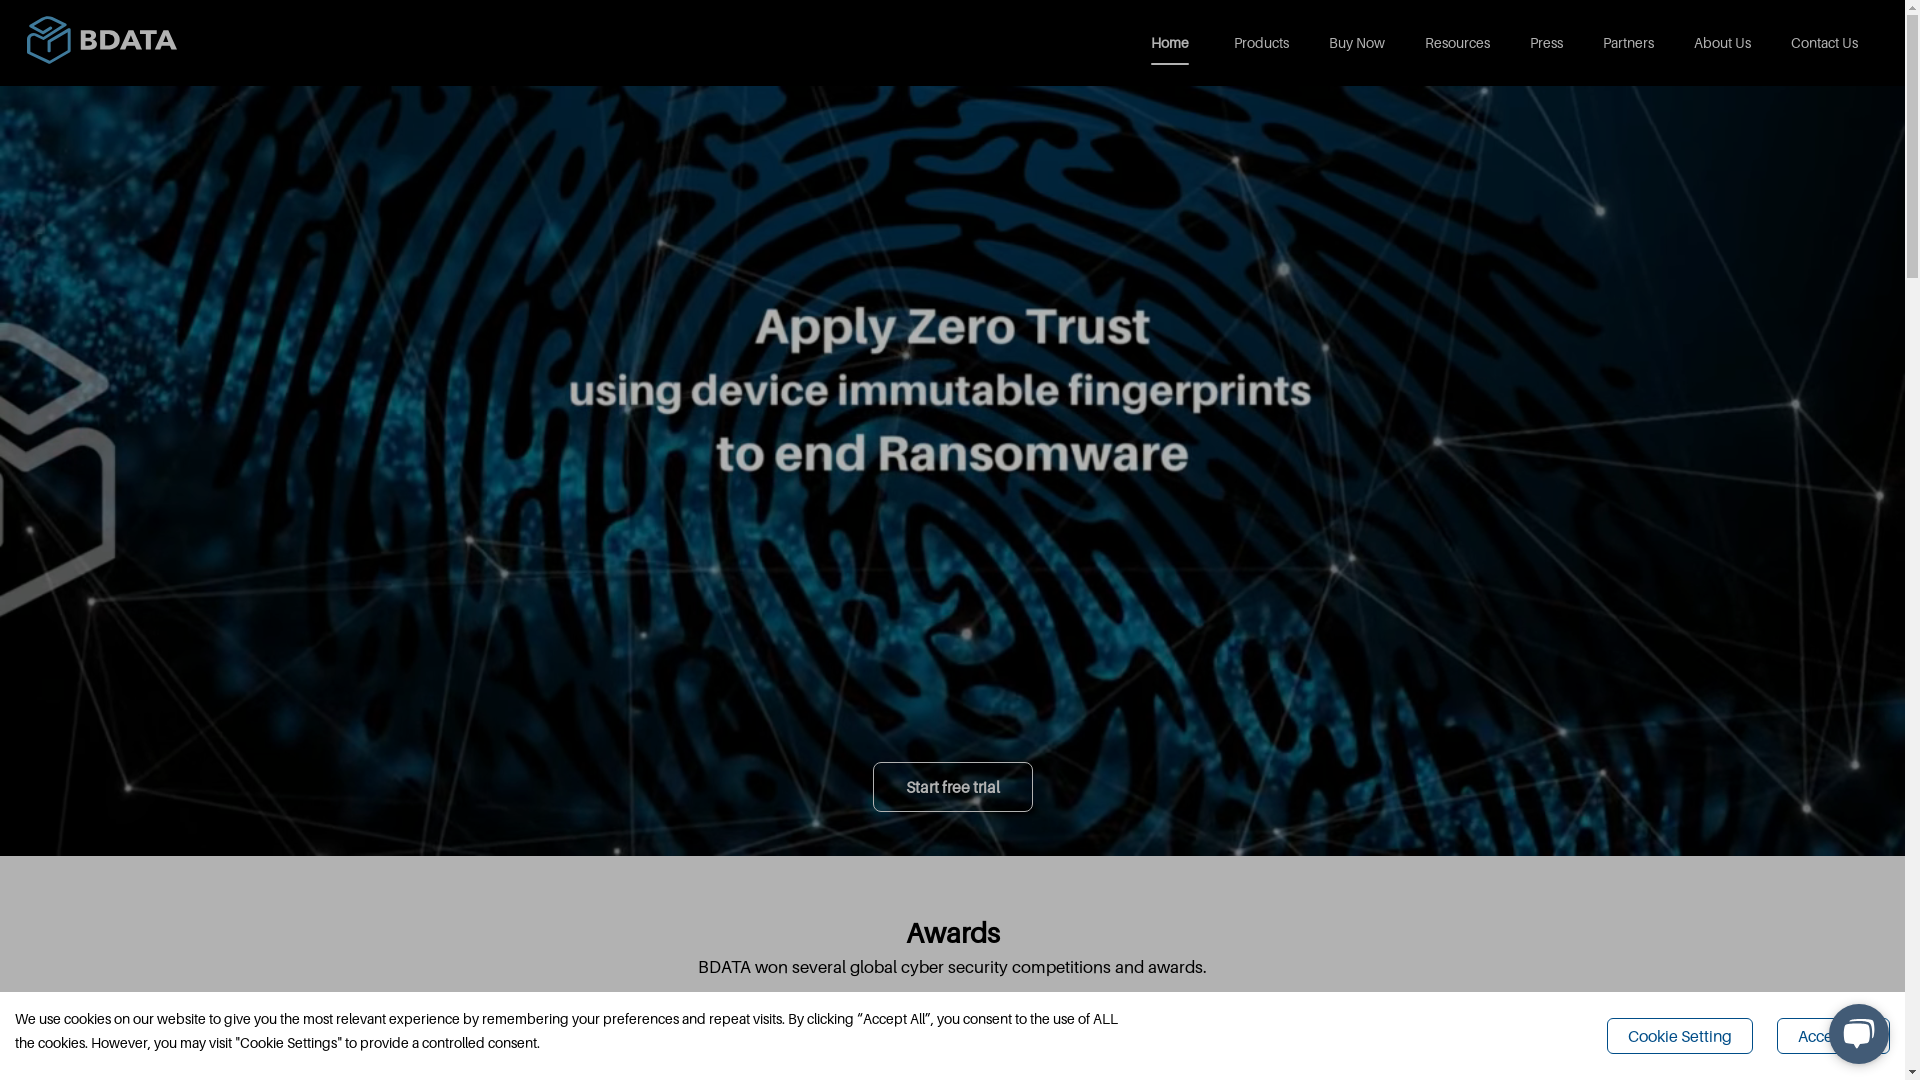 This screenshot has width=1920, height=1080. Describe the element at coordinates (1357, 42) in the screenshot. I see `'Buy Now'` at that location.